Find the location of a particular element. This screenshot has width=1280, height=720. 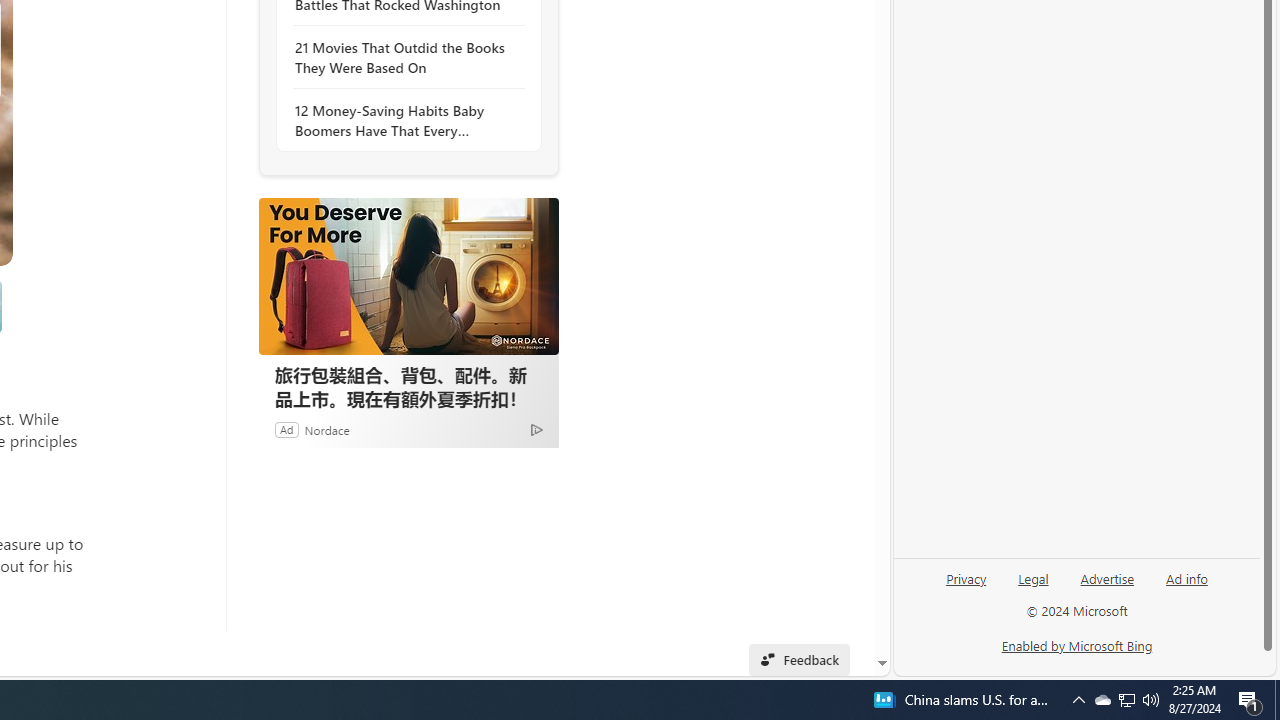

'Privacy' is located at coordinates (967, 585).